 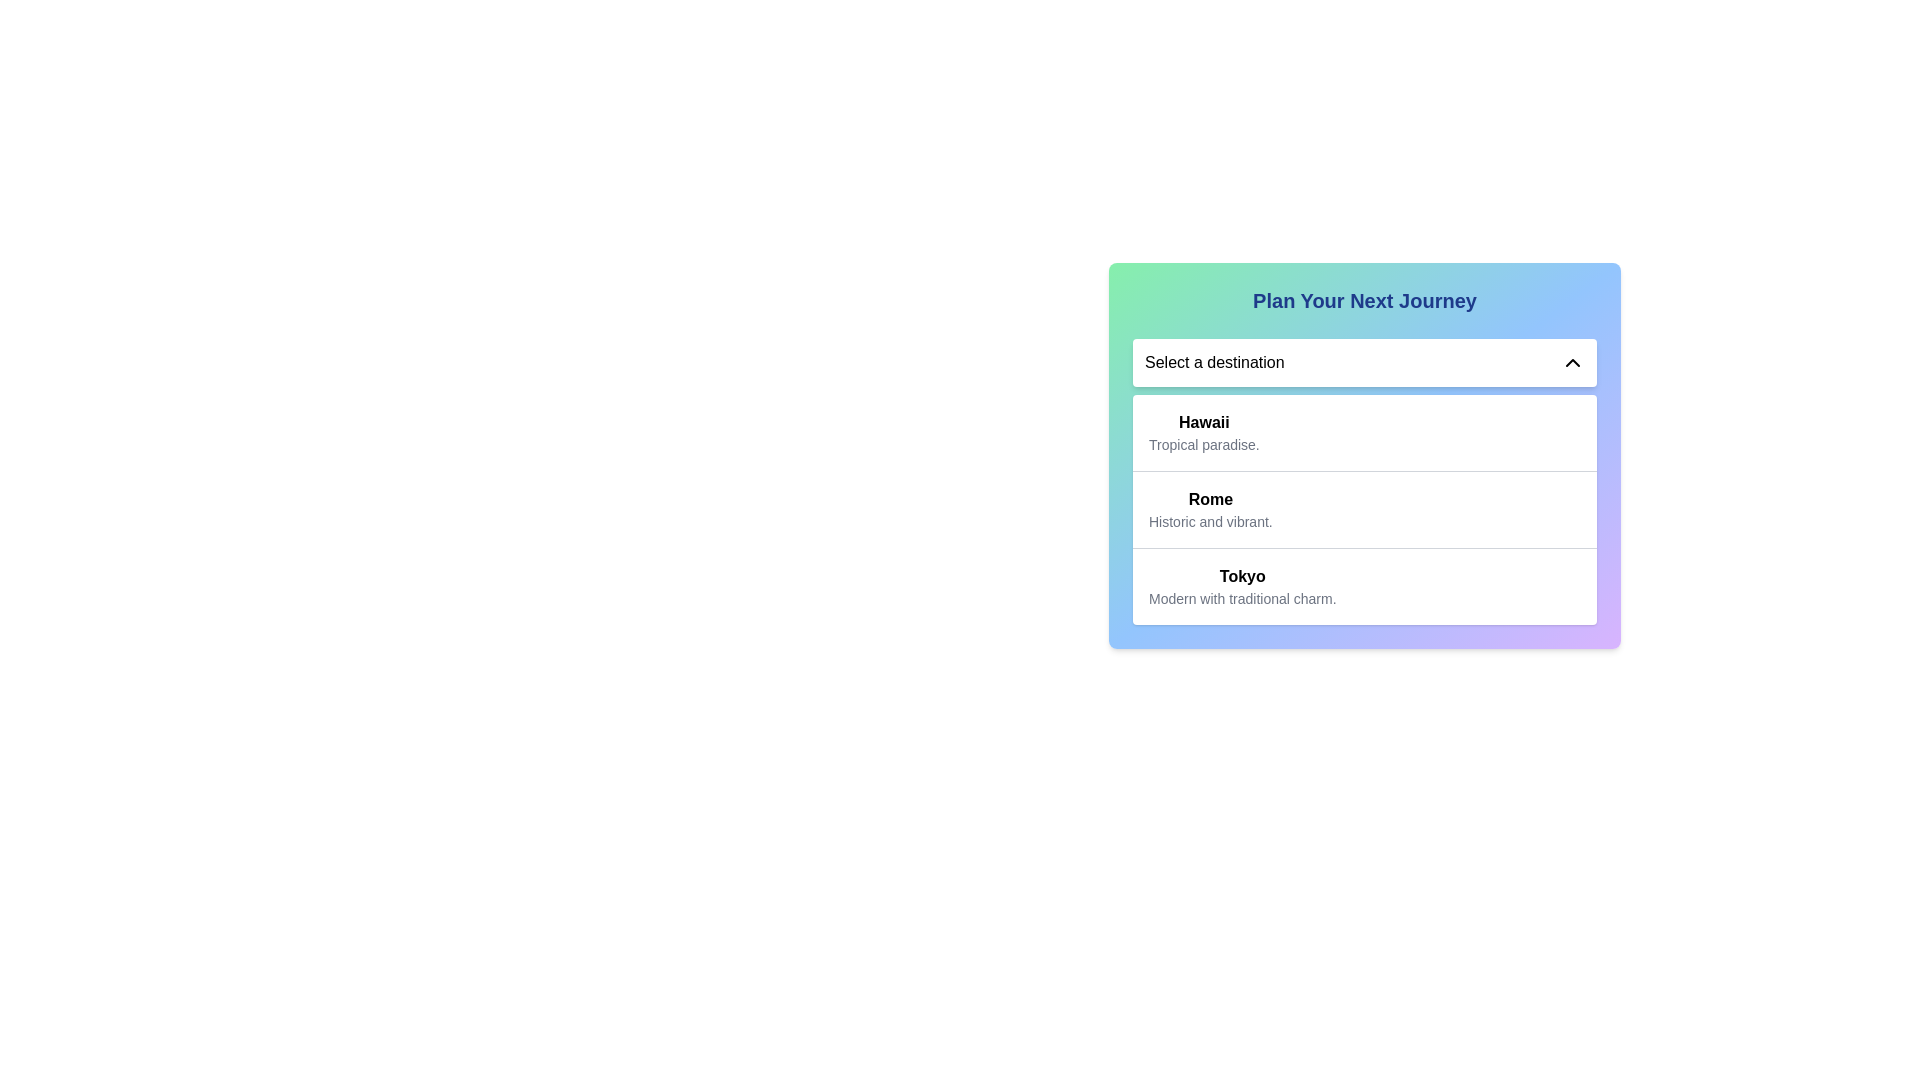 I want to click on the second option in the dropdown menu titled 'Select a destination', which is labeled 'Rome' with a bold title and a description below it, so click(x=1363, y=482).